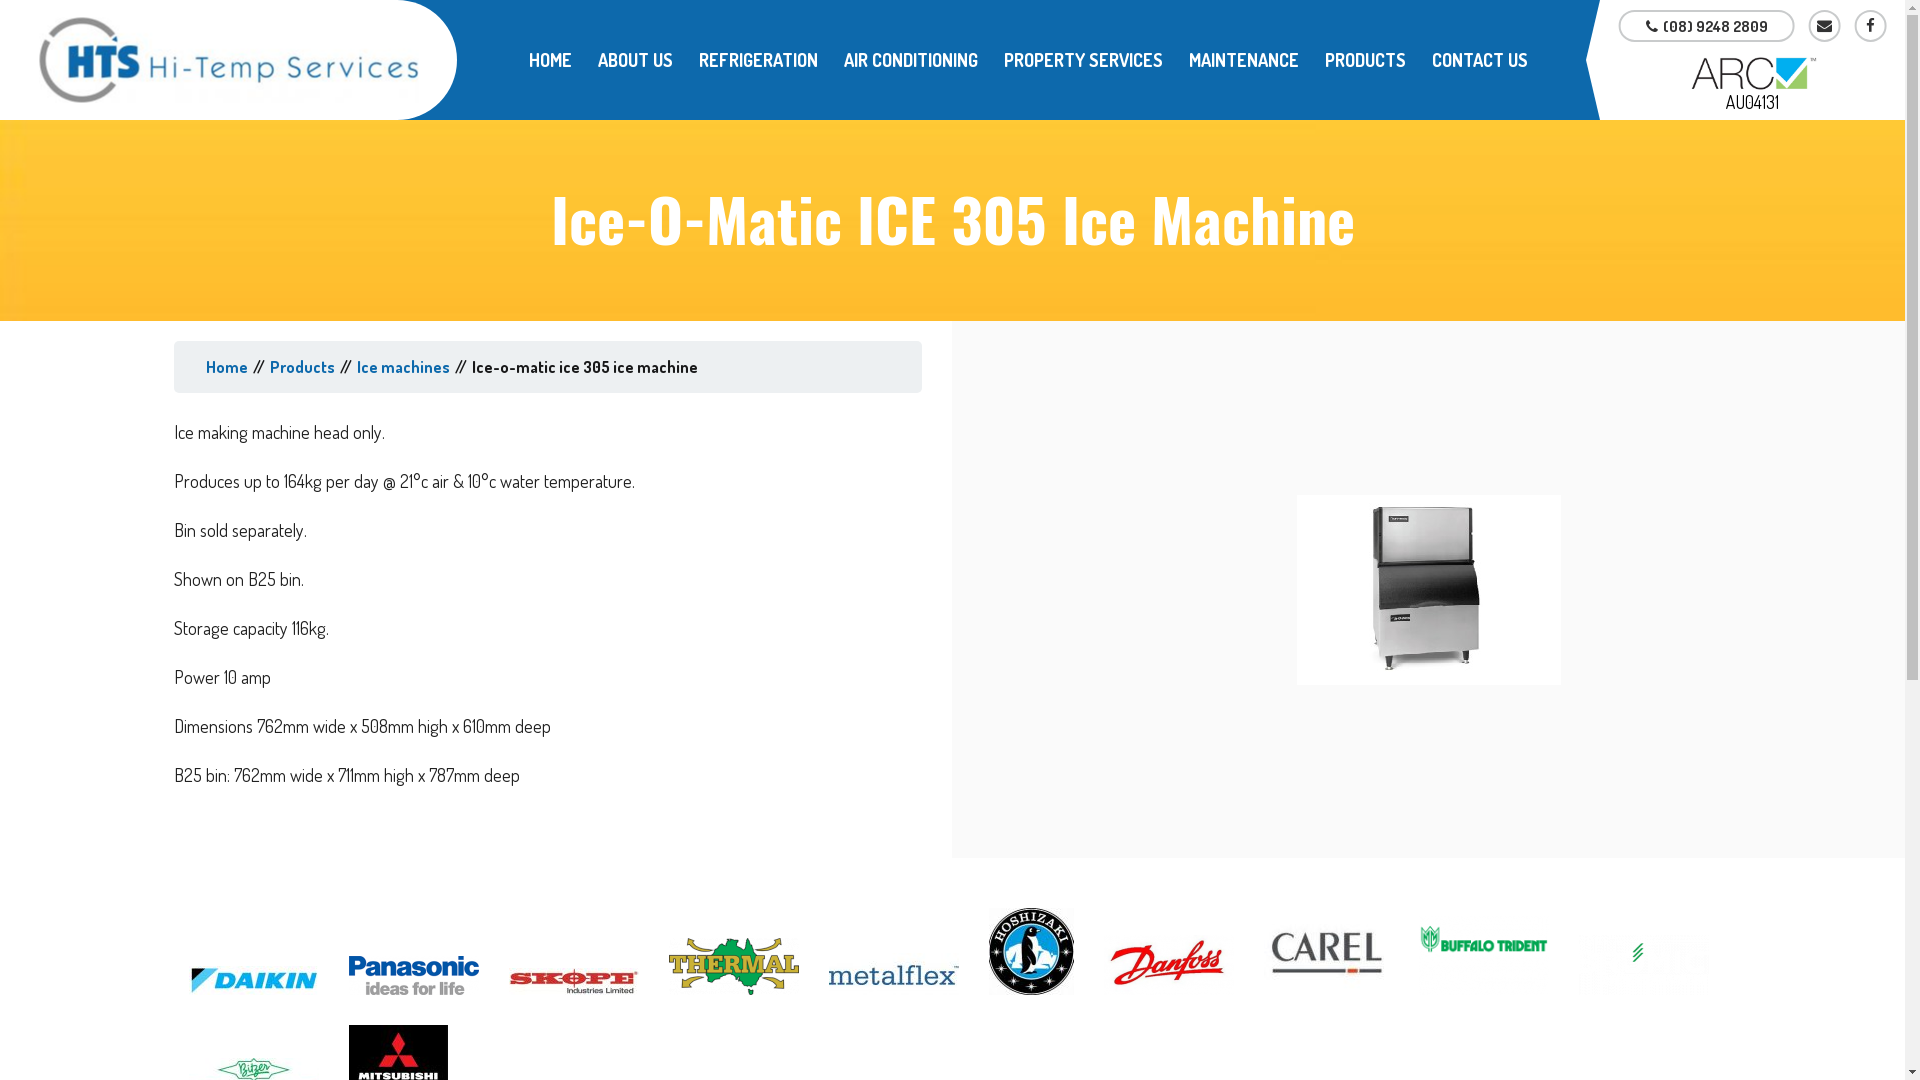 The height and width of the screenshot is (1080, 1920). Describe the element at coordinates (228, 59) in the screenshot. I see `'HI-TEMP SERVICES'` at that location.